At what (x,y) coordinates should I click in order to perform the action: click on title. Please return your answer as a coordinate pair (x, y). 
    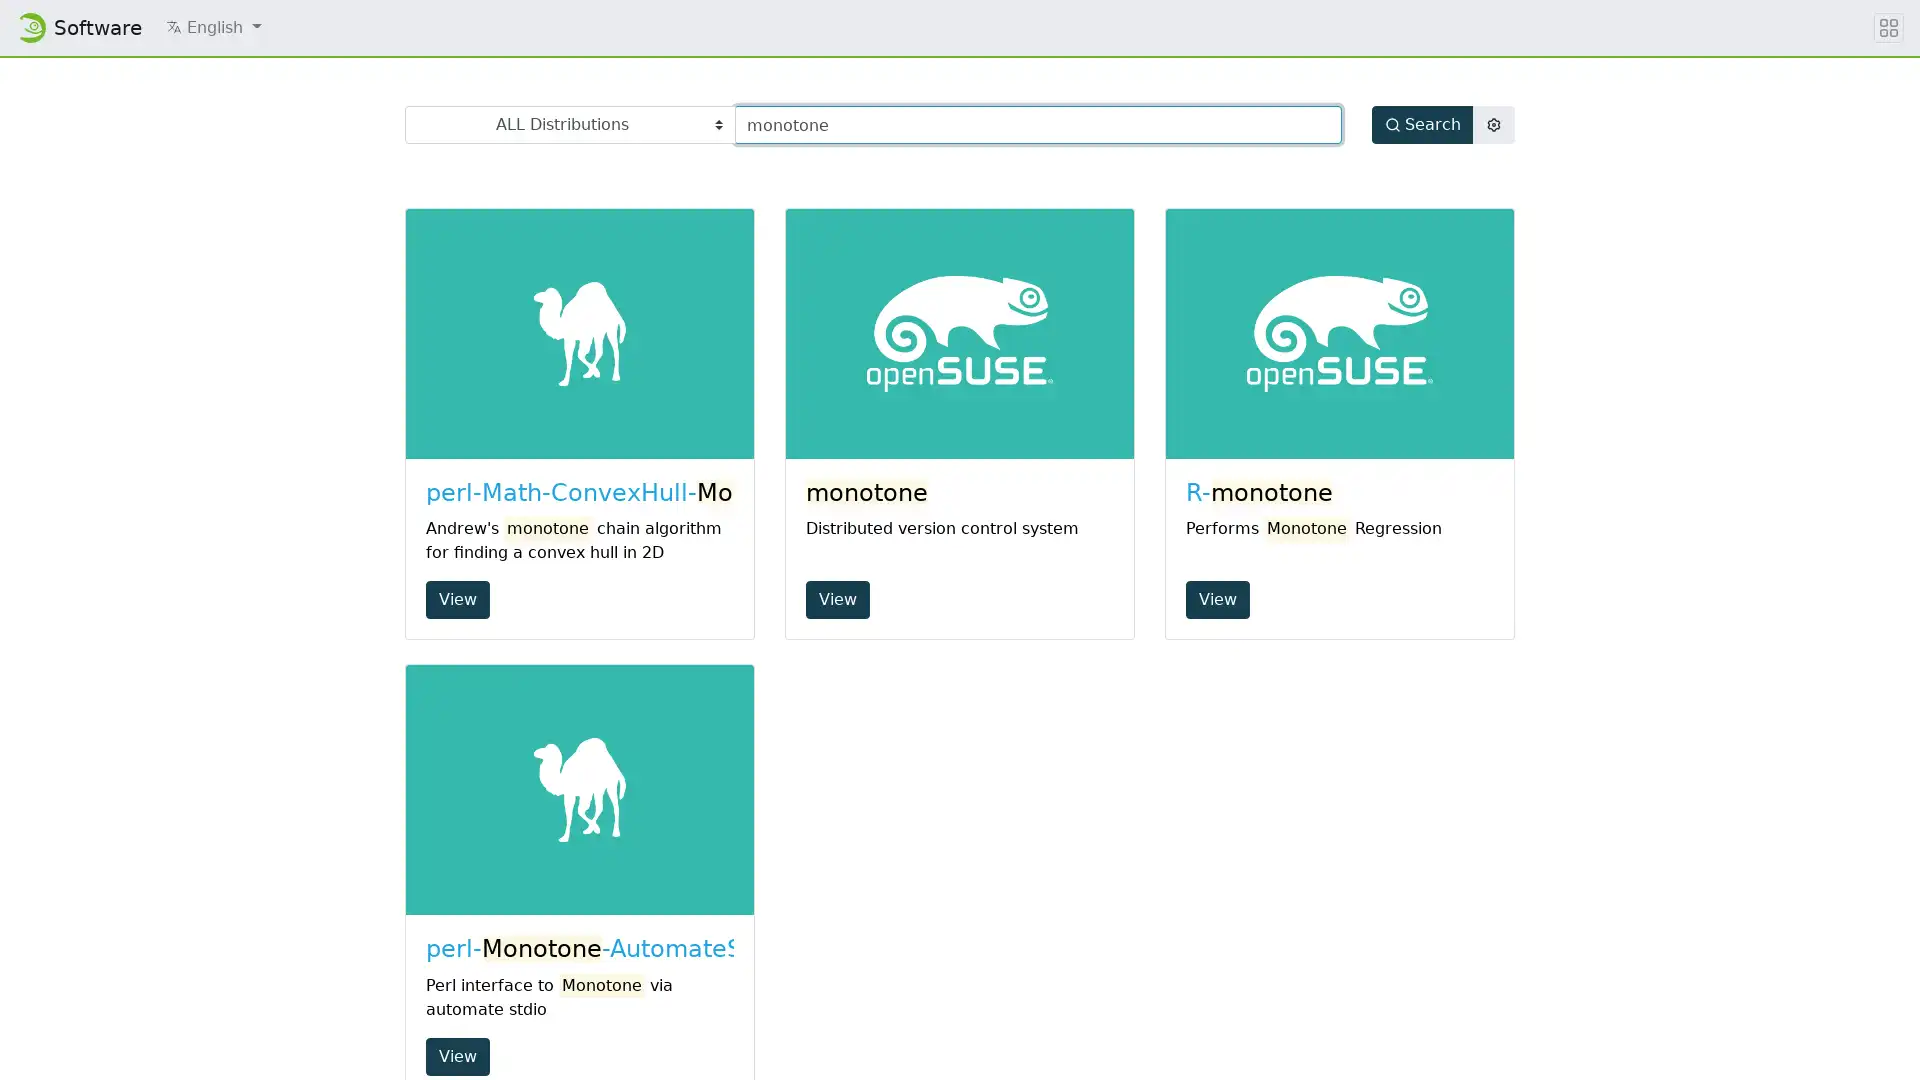
    Looking at the image, I should click on (1888, 27).